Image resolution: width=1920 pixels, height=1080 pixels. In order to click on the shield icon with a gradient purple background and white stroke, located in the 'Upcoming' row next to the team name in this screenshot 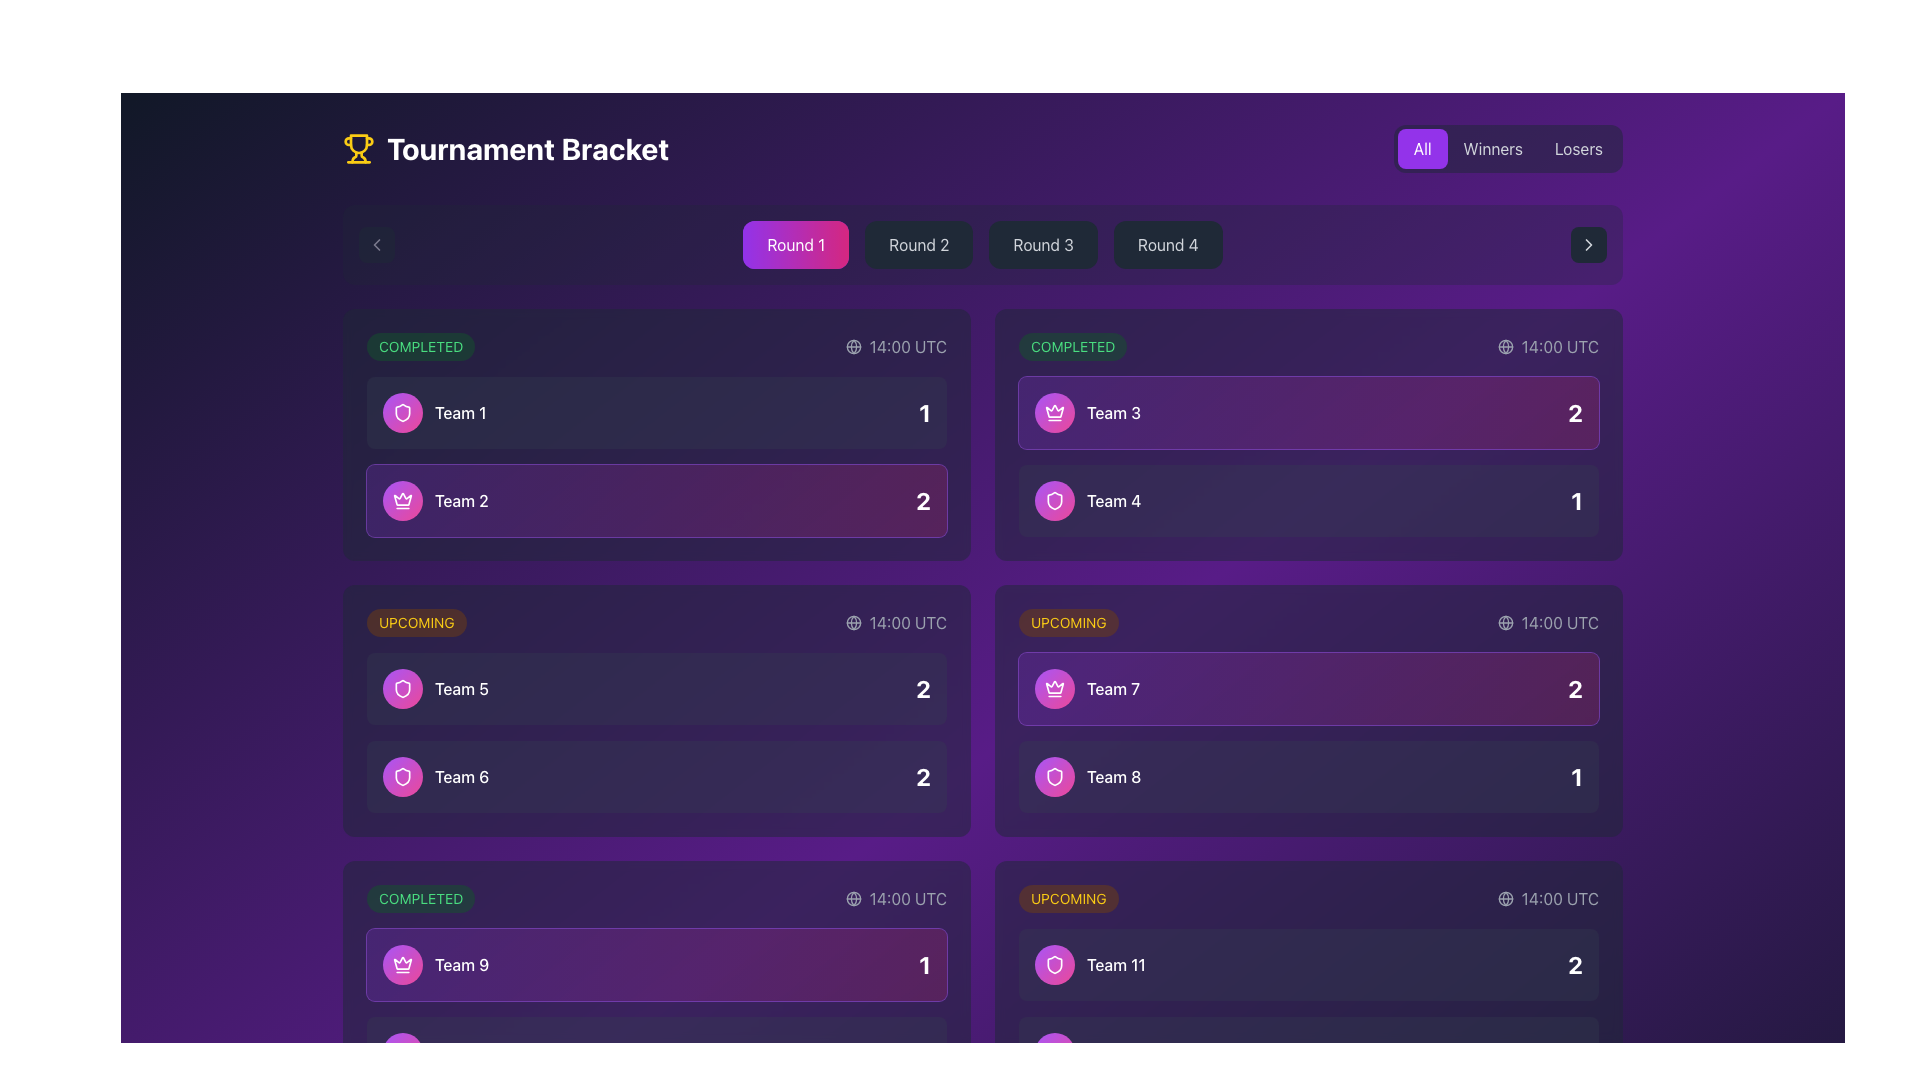, I will do `click(402, 775)`.